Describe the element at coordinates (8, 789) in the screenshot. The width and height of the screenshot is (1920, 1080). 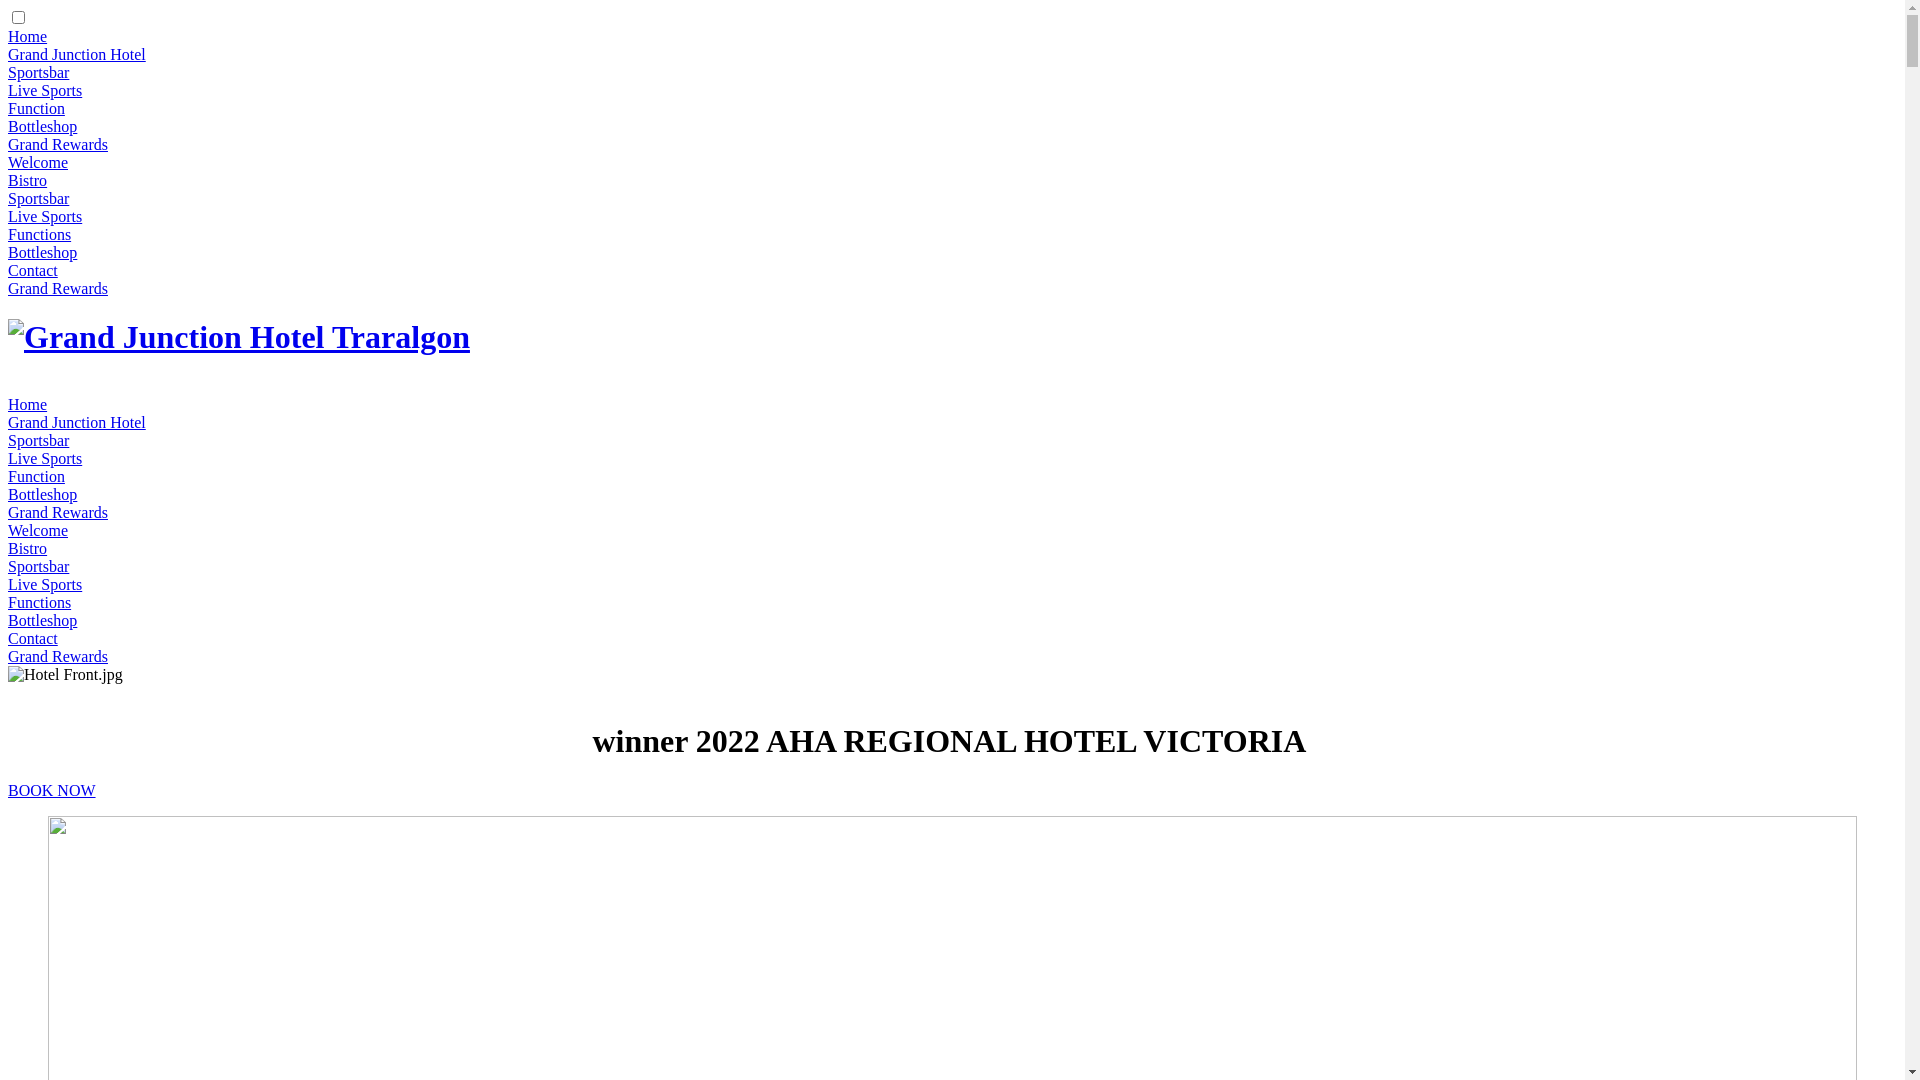
I see `'BOOK NOW'` at that location.